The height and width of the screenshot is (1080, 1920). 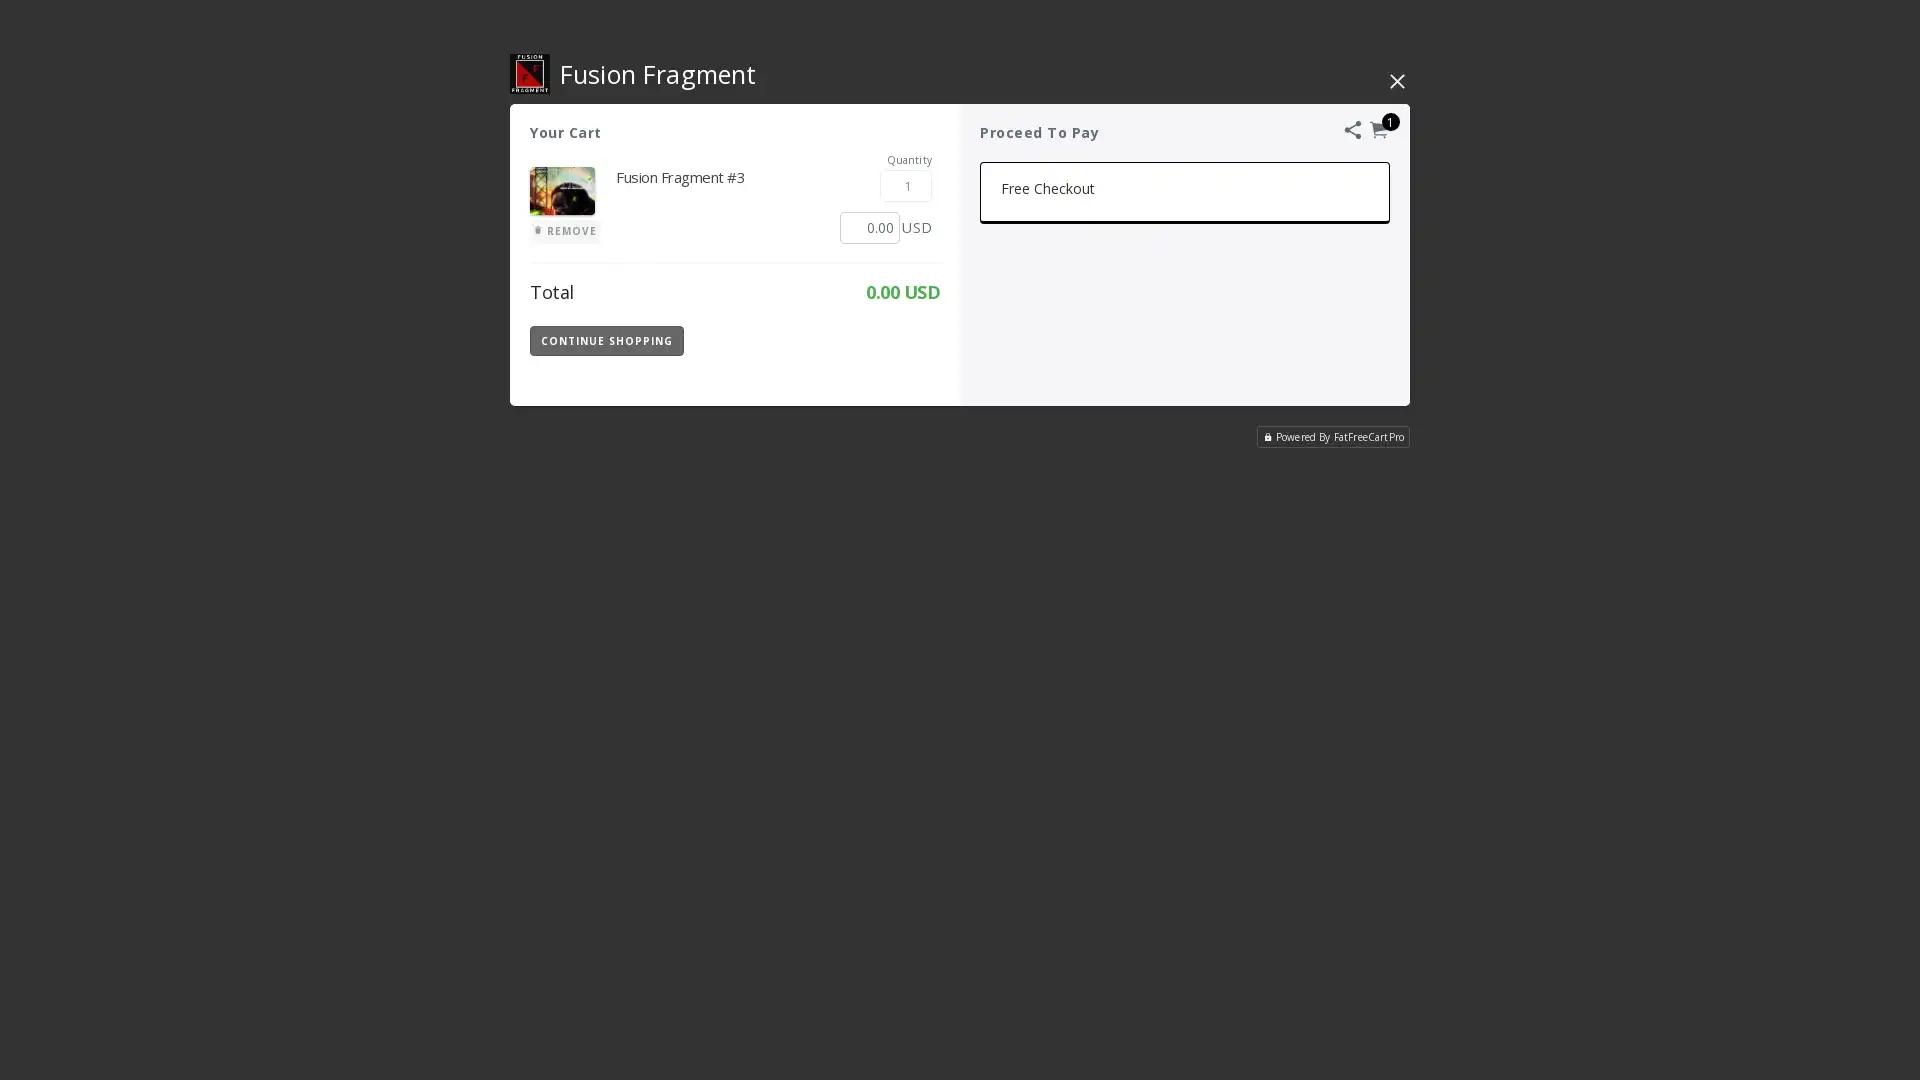 What do you see at coordinates (1185, 192) in the screenshot?
I see `Free Checkout` at bounding box center [1185, 192].